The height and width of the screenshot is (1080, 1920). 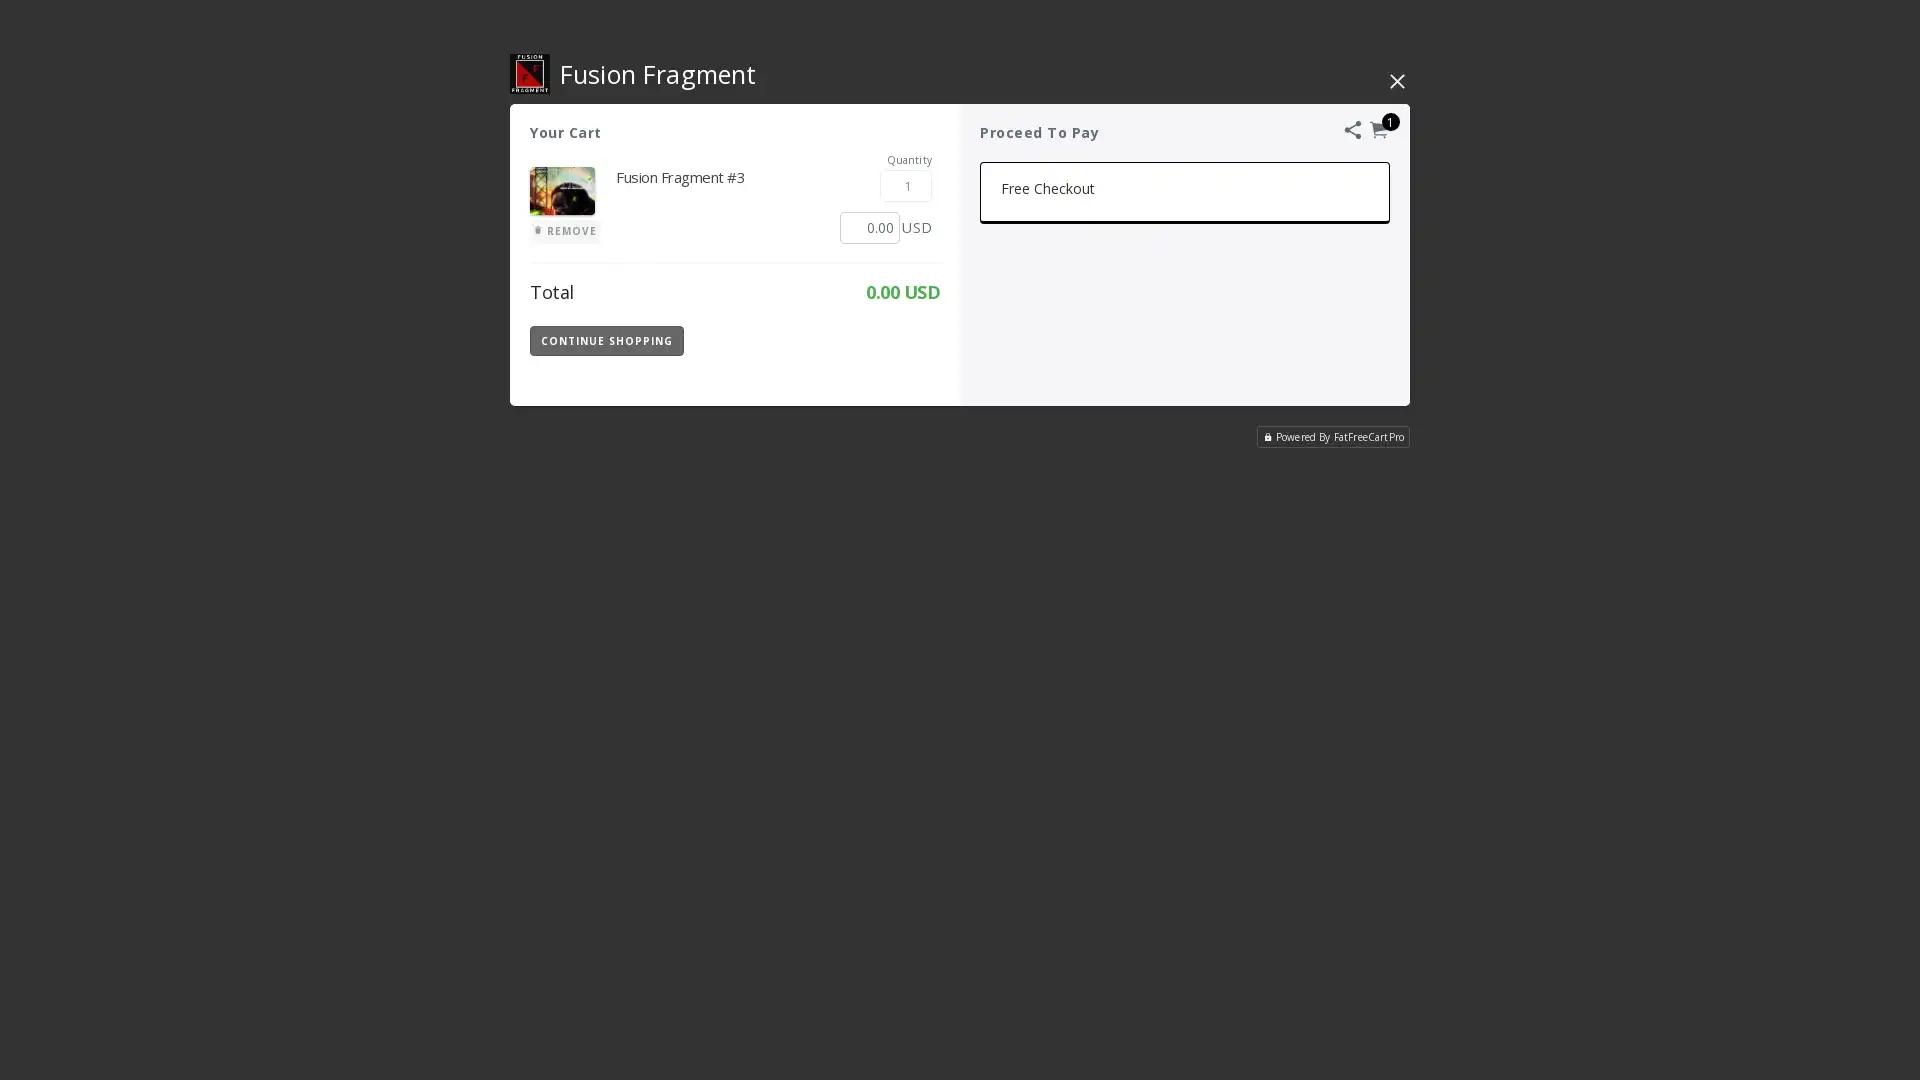 What do you see at coordinates (1185, 192) in the screenshot?
I see `Free Checkout` at bounding box center [1185, 192].